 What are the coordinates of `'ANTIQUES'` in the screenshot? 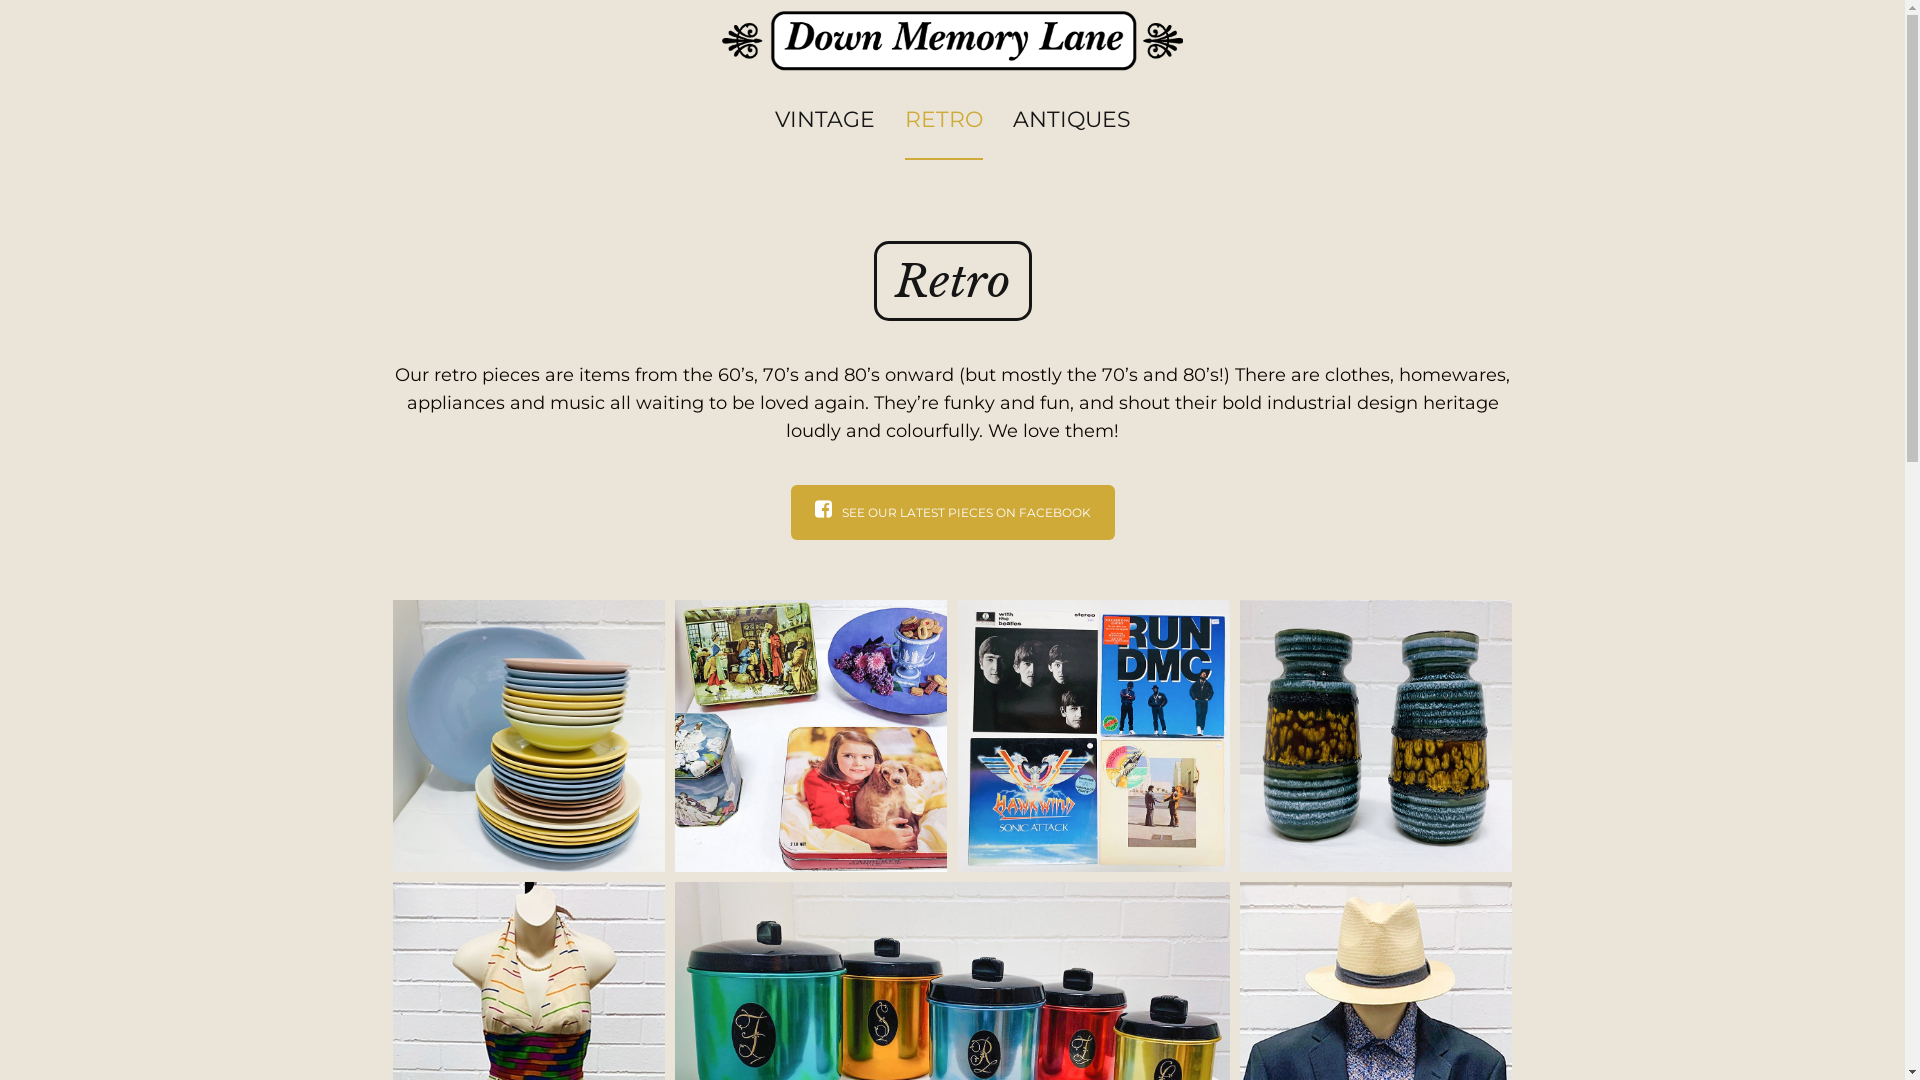 It's located at (1069, 119).